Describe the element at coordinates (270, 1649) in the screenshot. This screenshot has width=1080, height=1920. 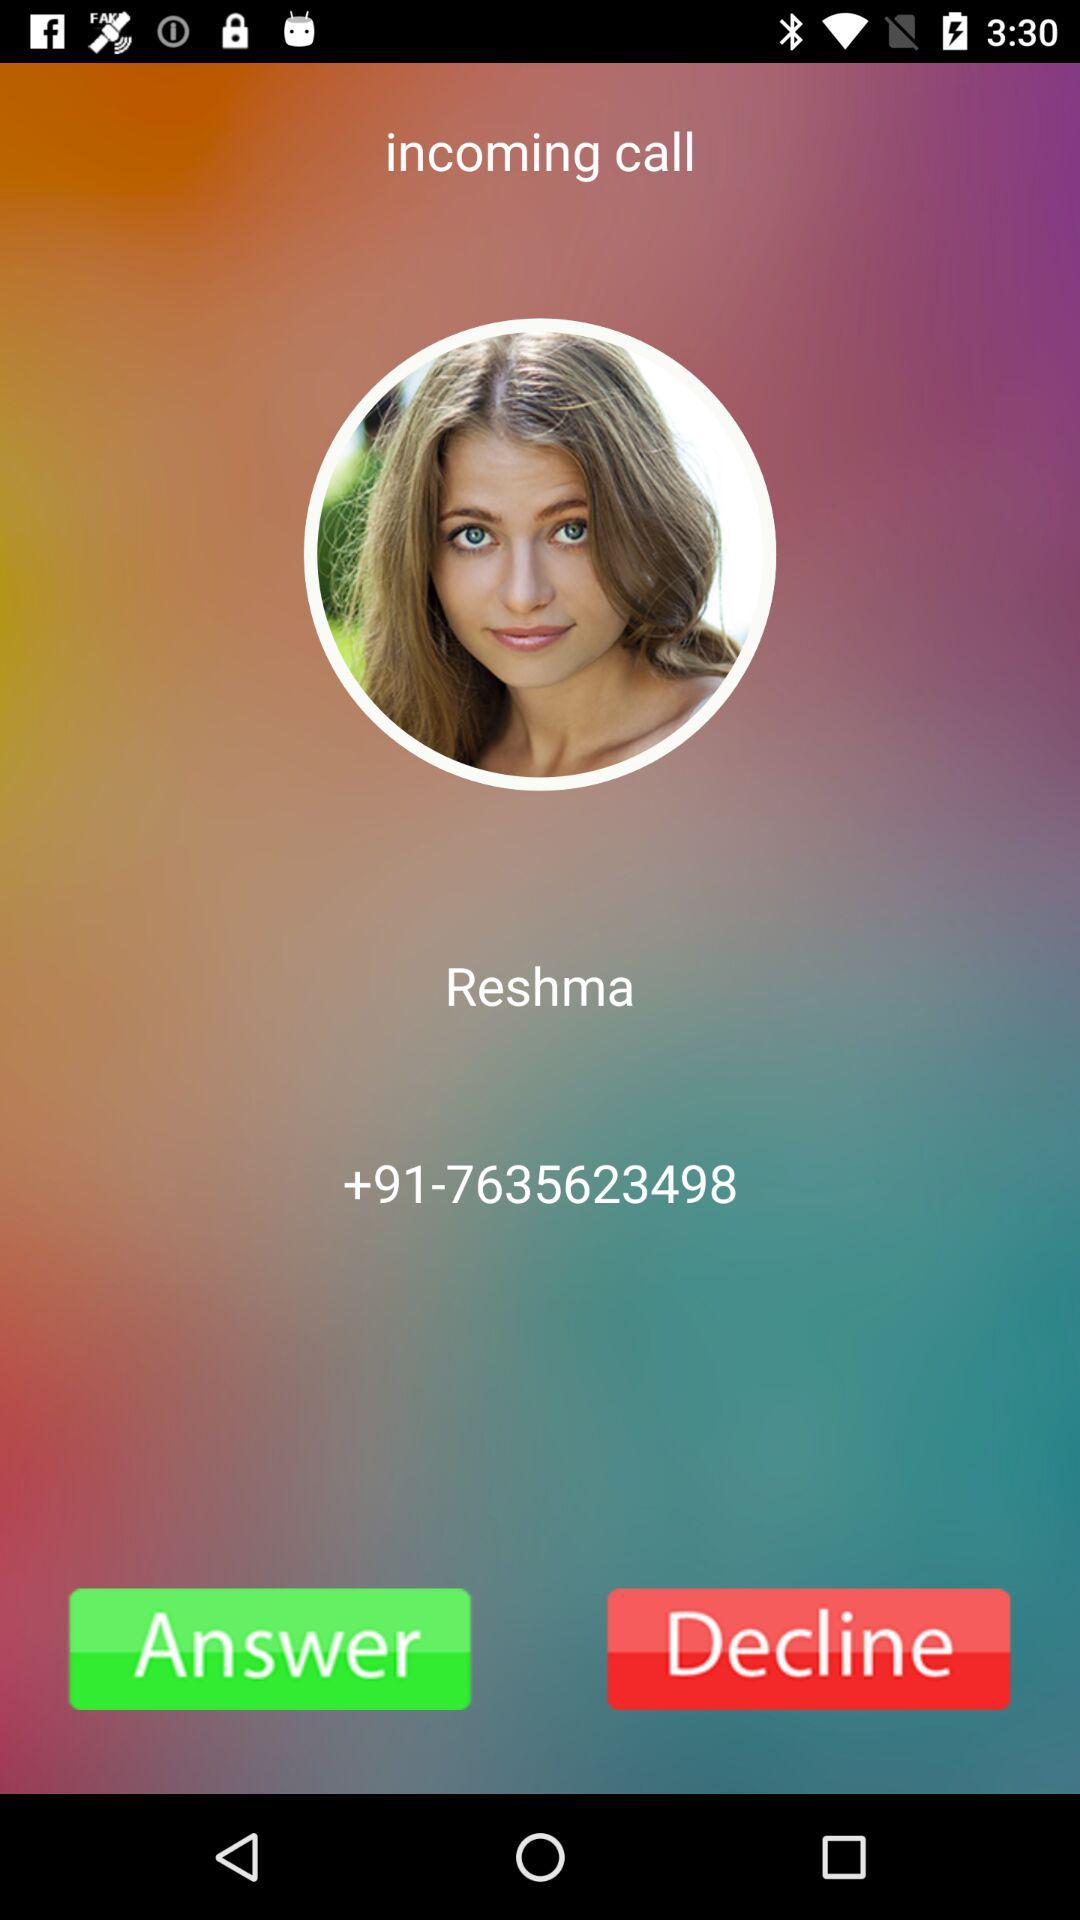
I see `answer call` at that location.